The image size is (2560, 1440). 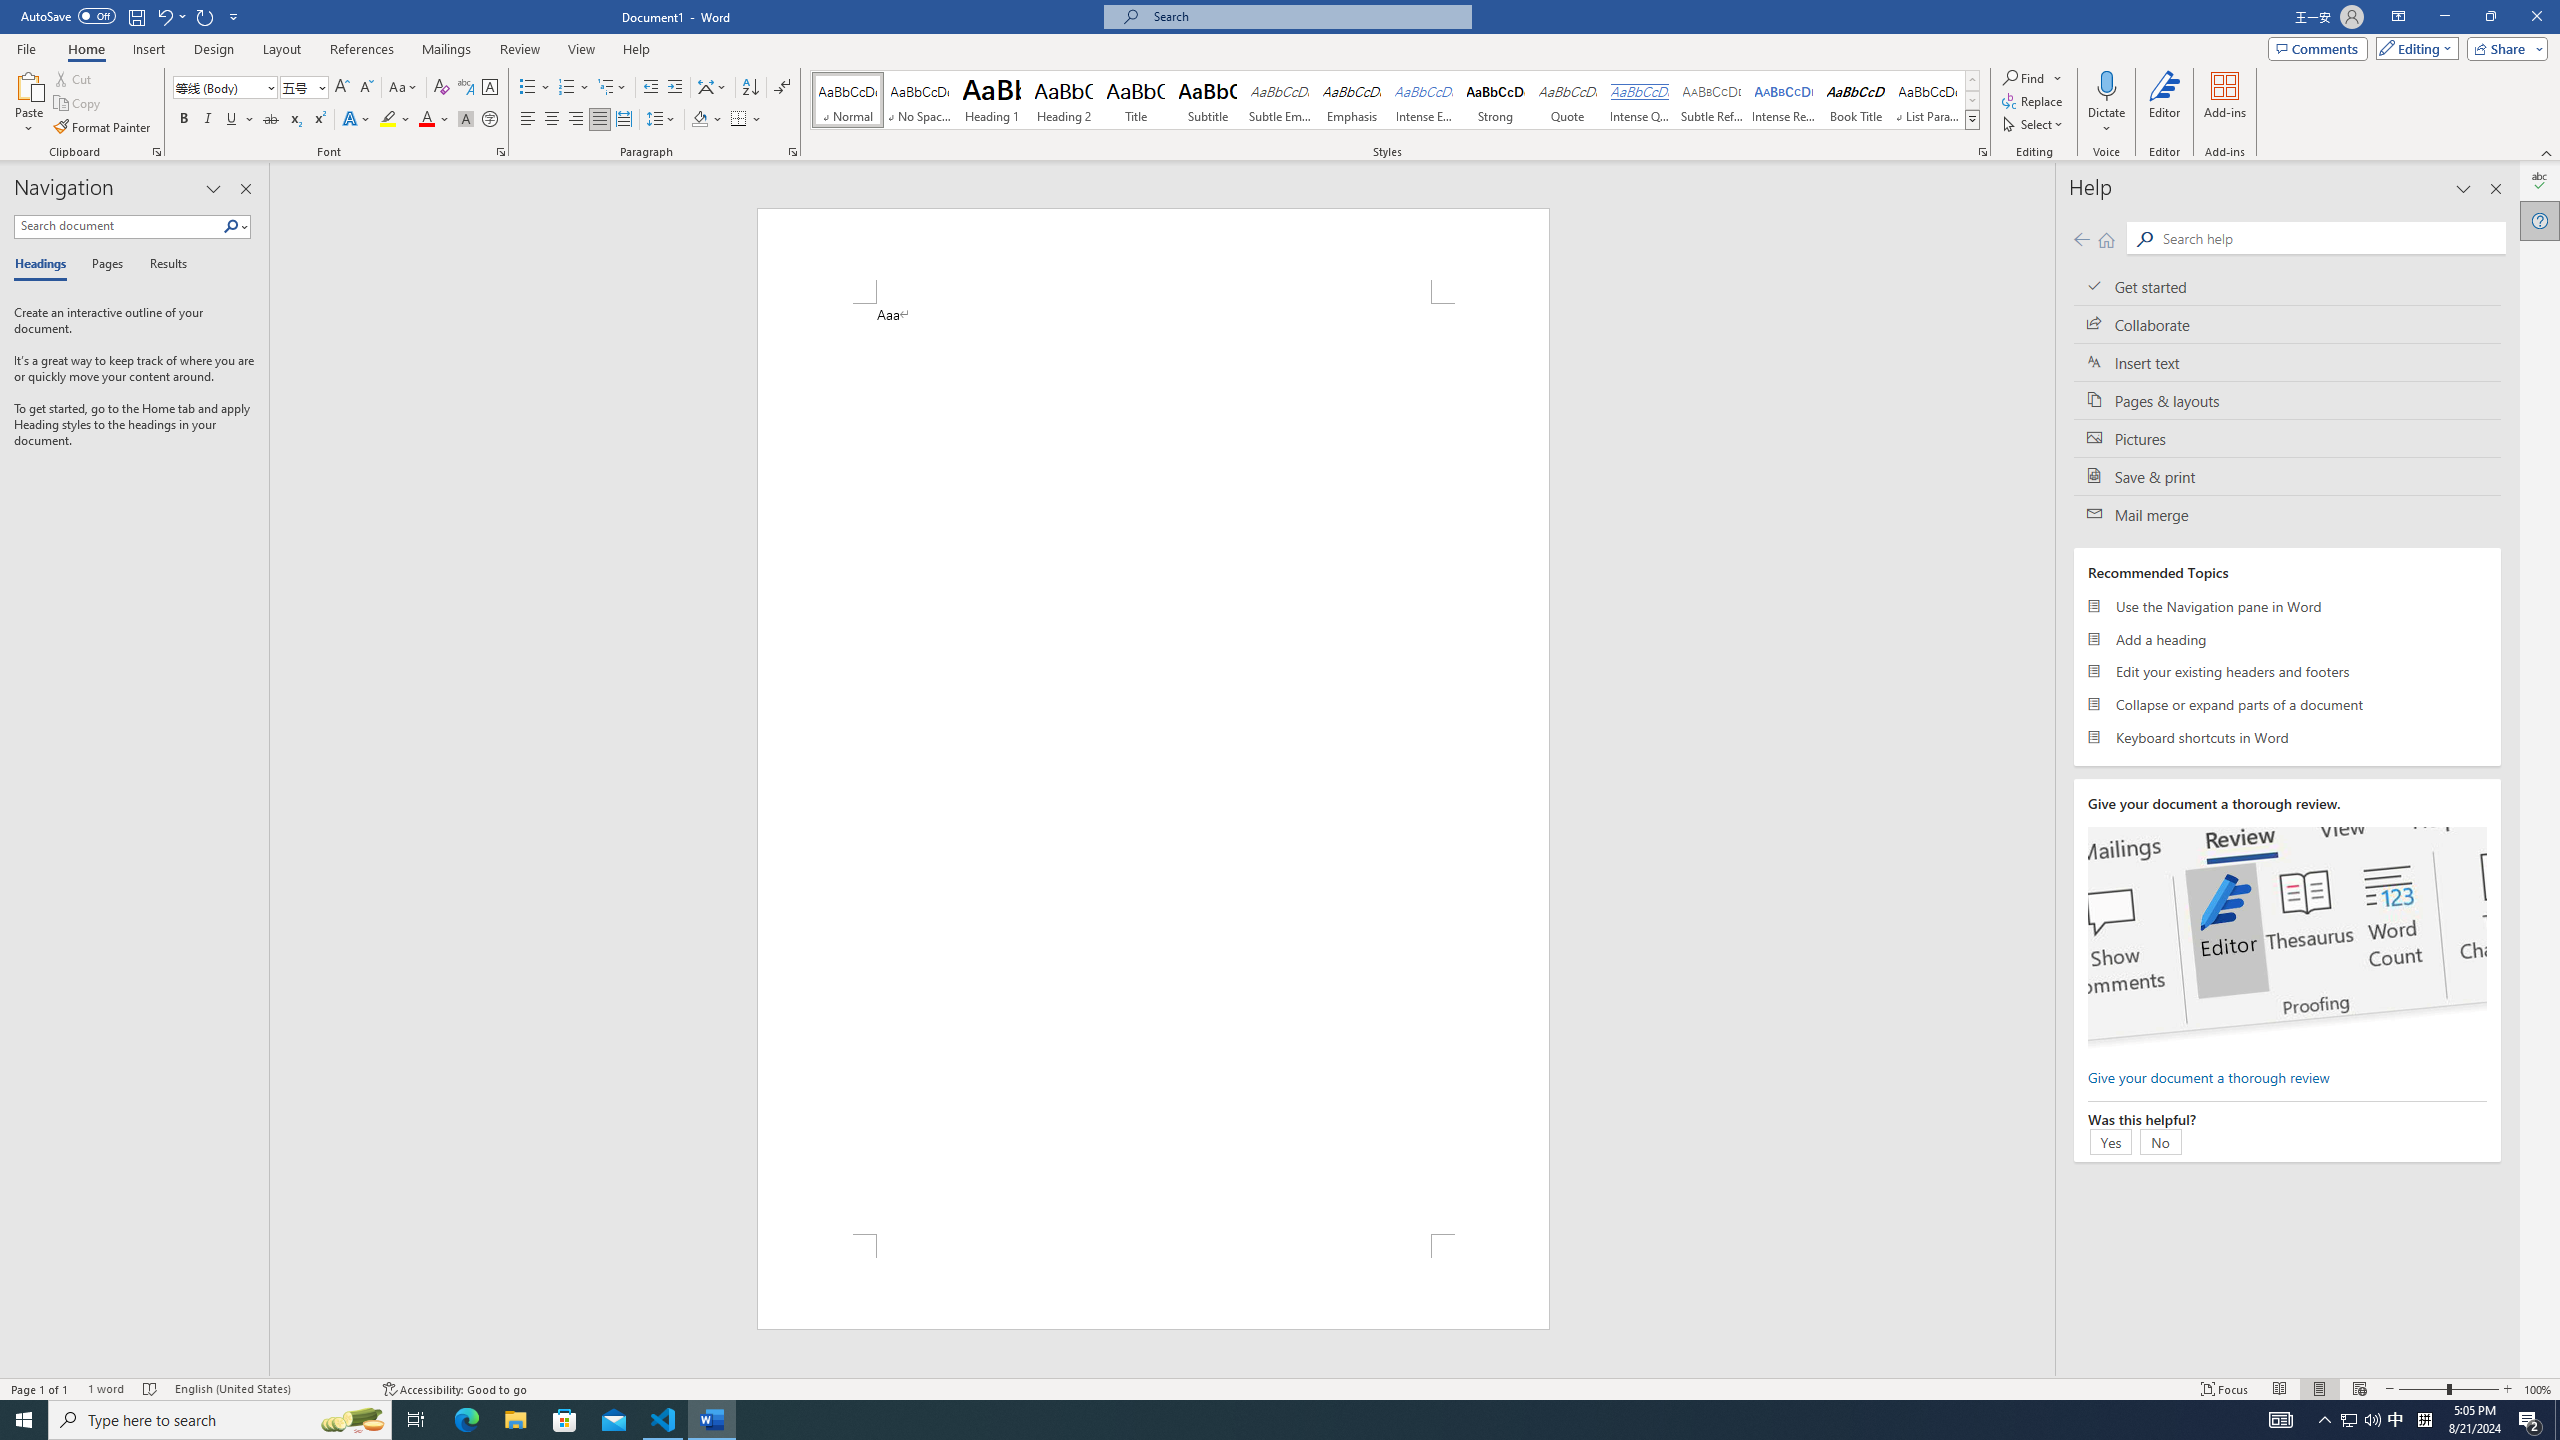 I want to click on 'Strikethrough', so click(x=270, y=118).